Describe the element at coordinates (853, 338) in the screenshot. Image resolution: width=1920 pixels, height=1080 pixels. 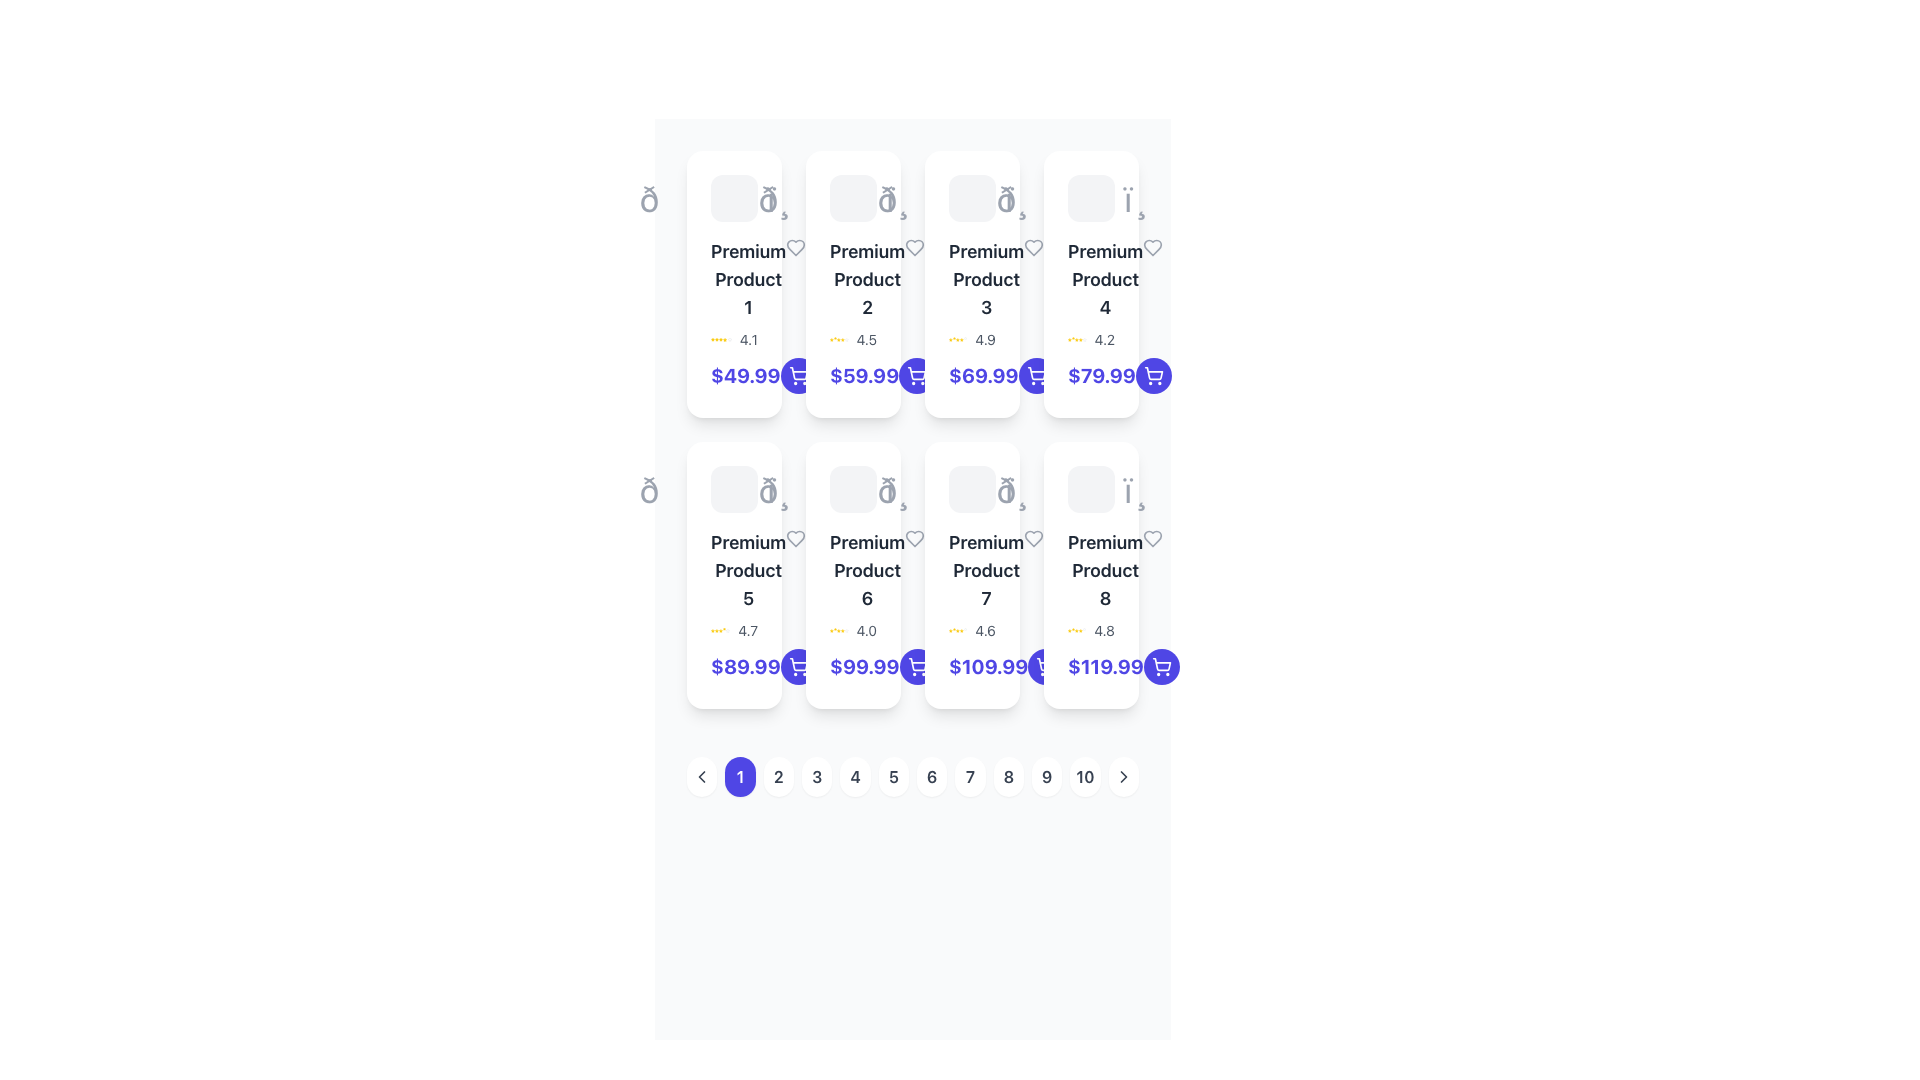
I see `average user rating displayed as a star-based rating and numeric value for the product in the 'Premium Product 2' card, located beneath the product title and above the price section` at that location.